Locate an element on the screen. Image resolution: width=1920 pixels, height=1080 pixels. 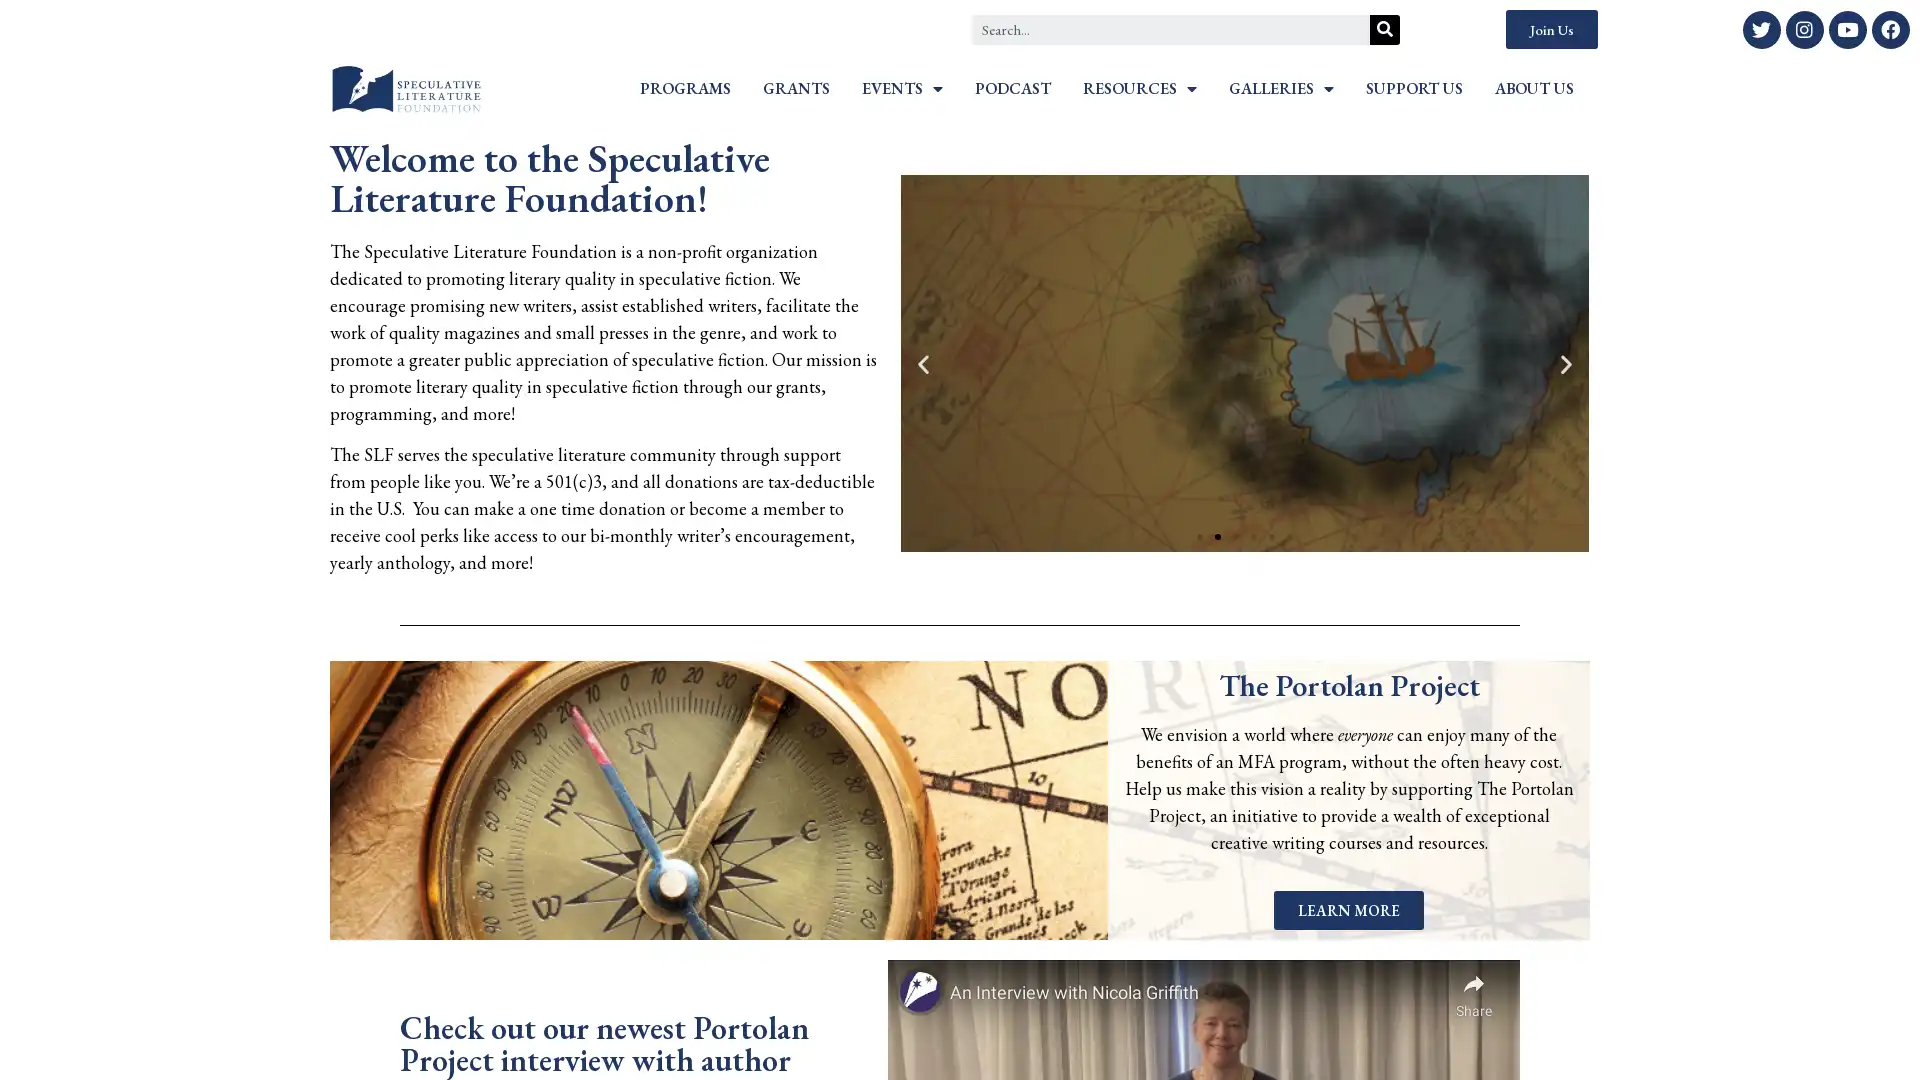
Search is located at coordinates (1384, 29).